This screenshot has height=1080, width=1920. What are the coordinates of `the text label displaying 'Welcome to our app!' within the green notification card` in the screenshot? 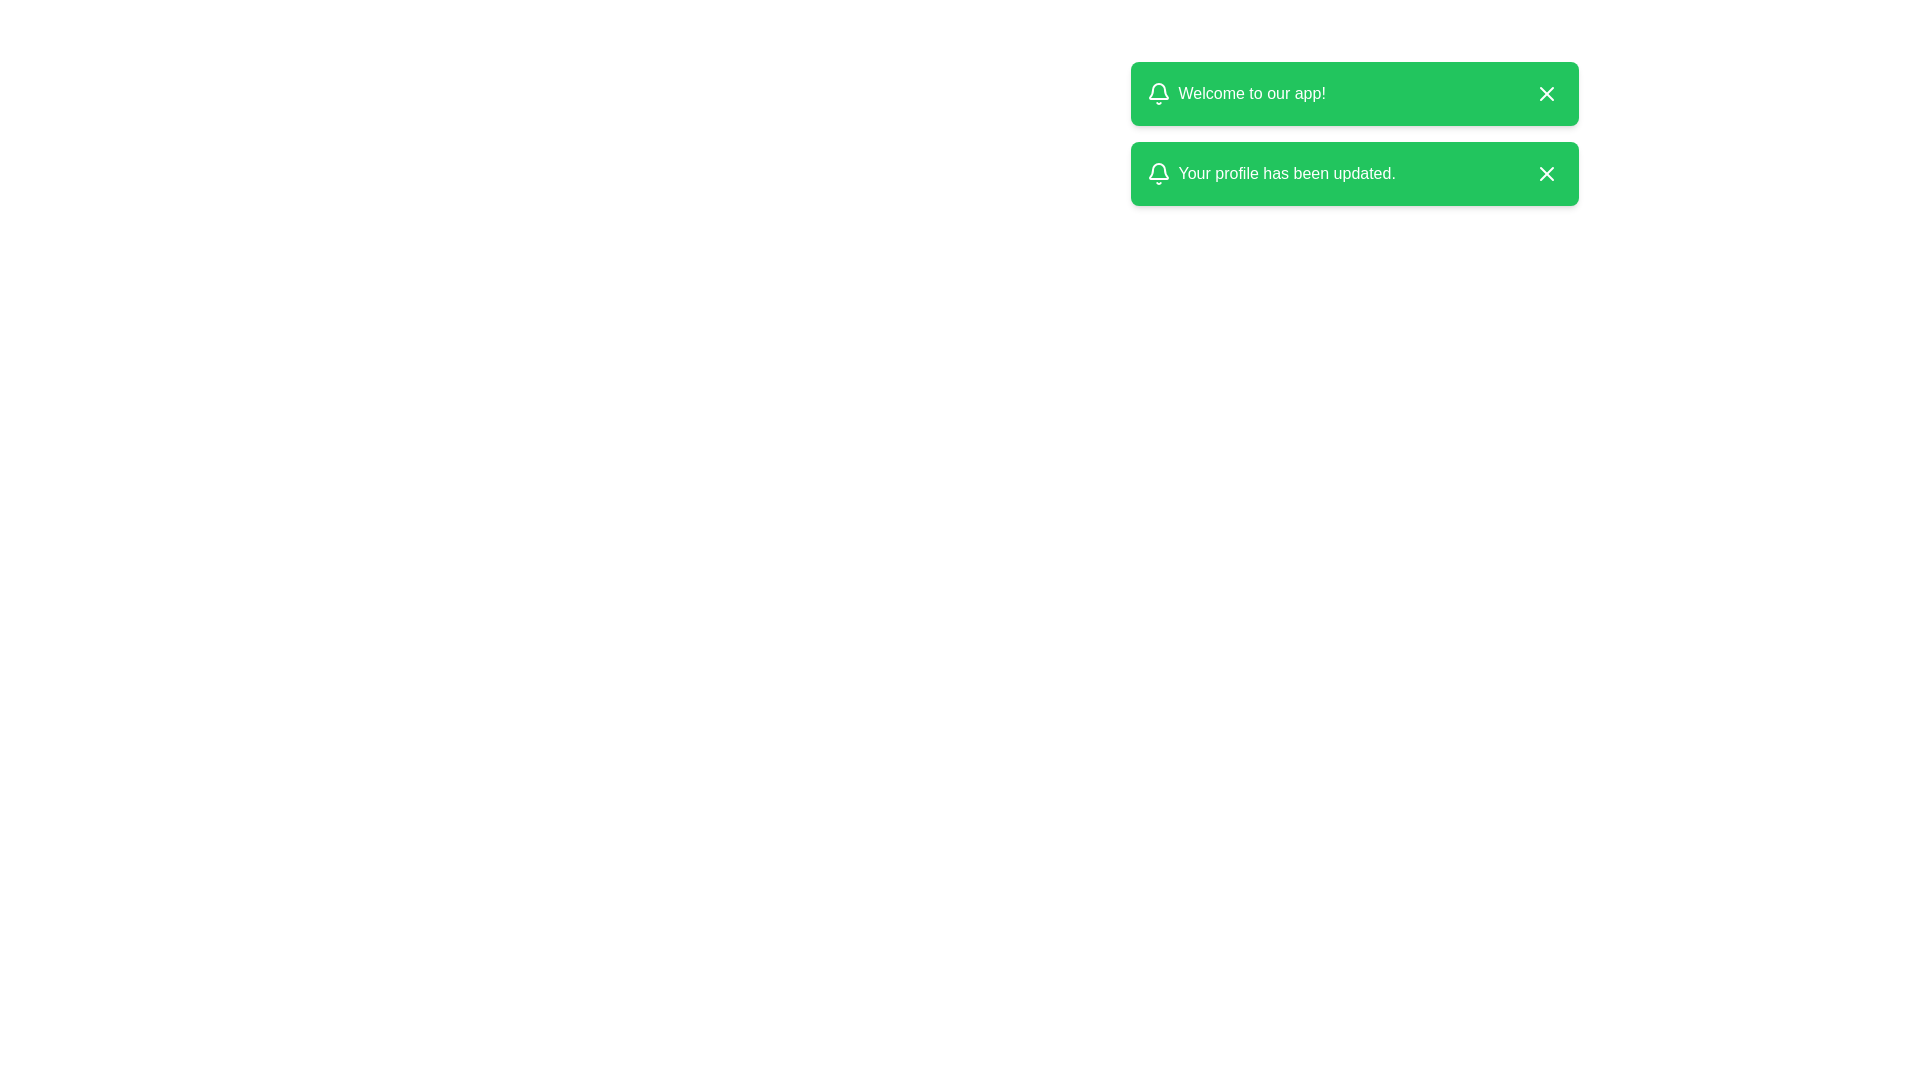 It's located at (1235, 93).